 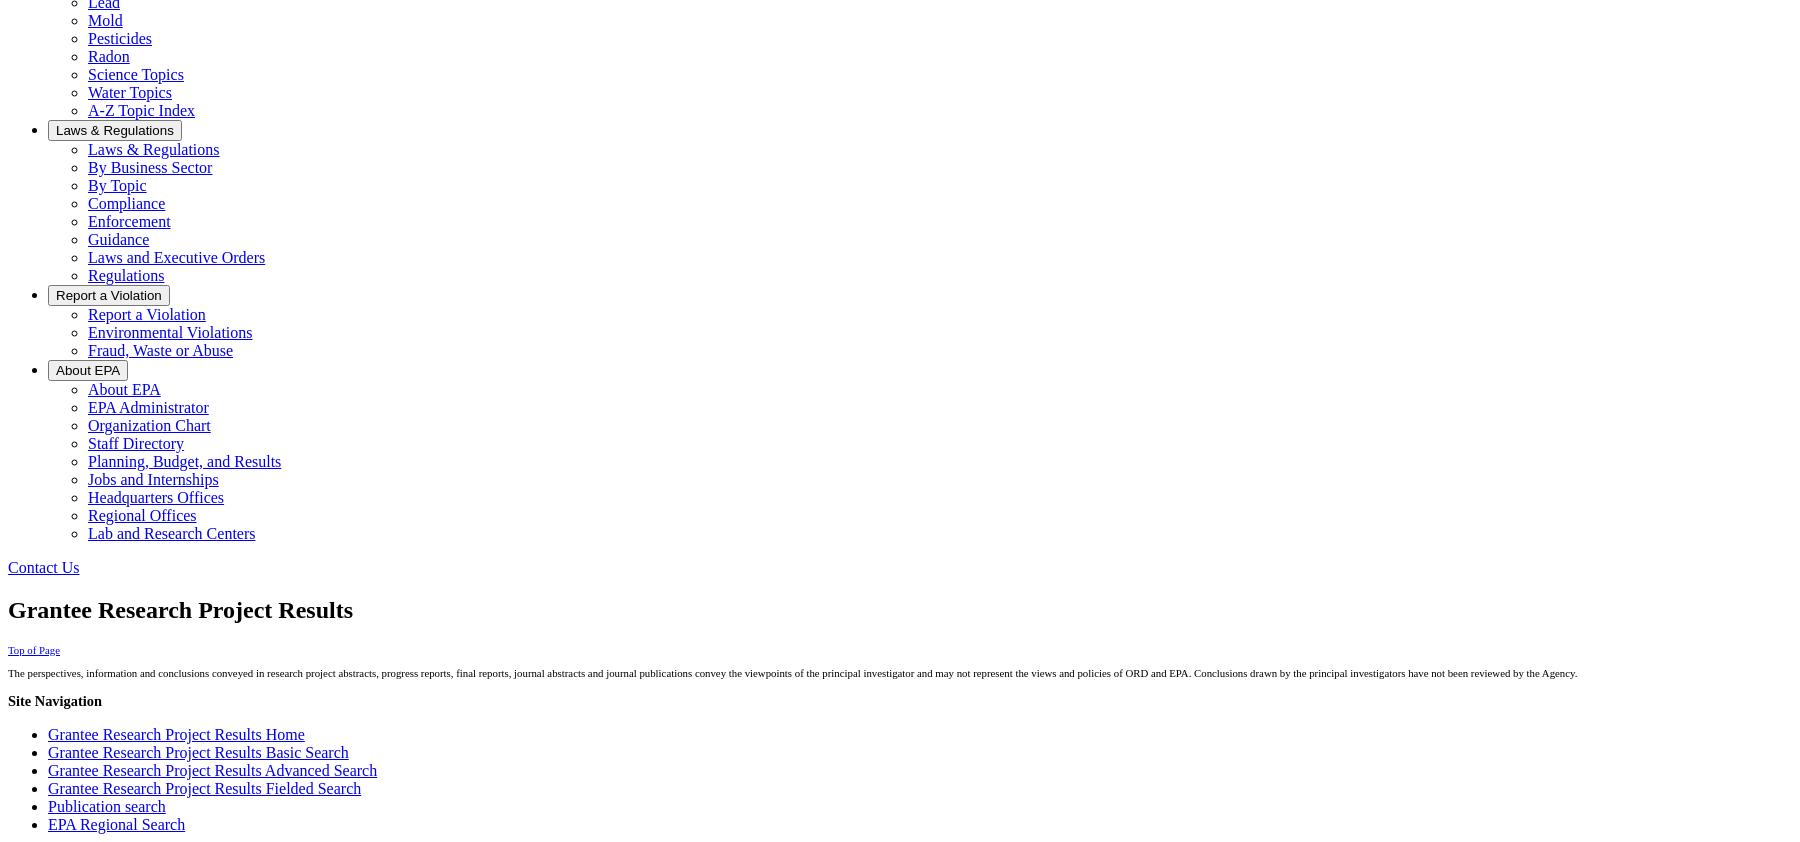 What do you see at coordinates (6, 700) in the screenshot?
I see `'Site Navigation'` at bounding box center [6, 700].